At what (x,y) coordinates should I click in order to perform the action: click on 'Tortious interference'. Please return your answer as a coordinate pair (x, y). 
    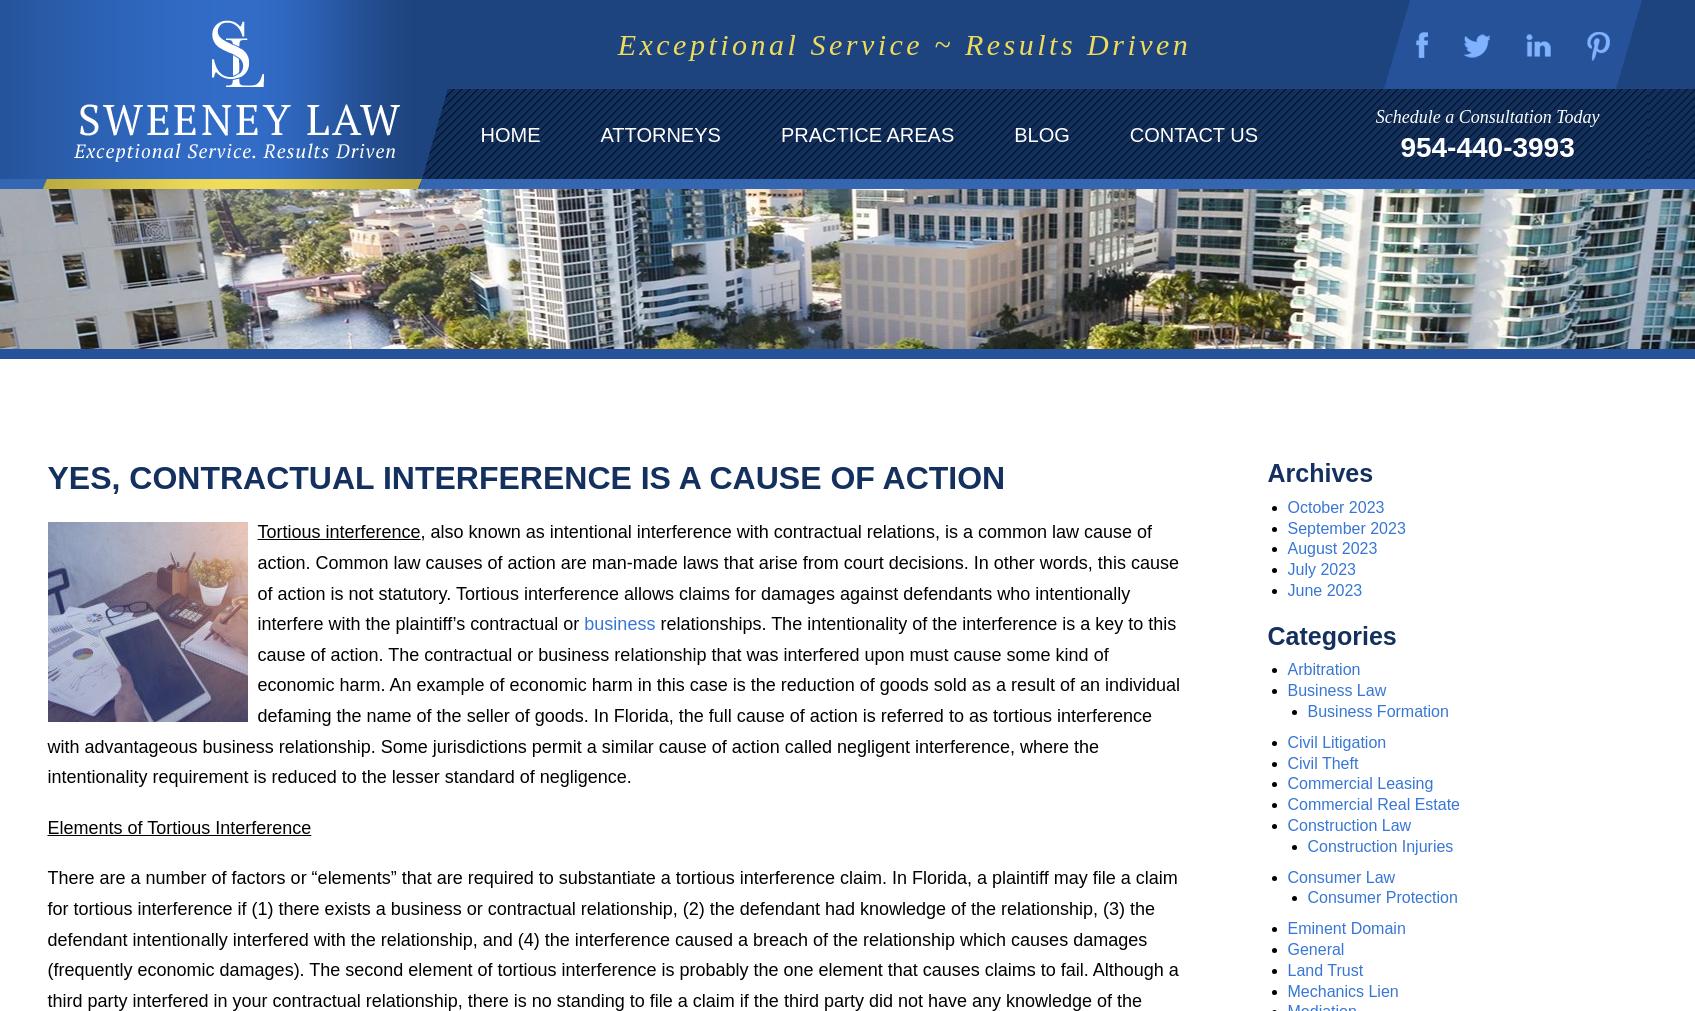
    Looking at the image, I should click on (337, 531).